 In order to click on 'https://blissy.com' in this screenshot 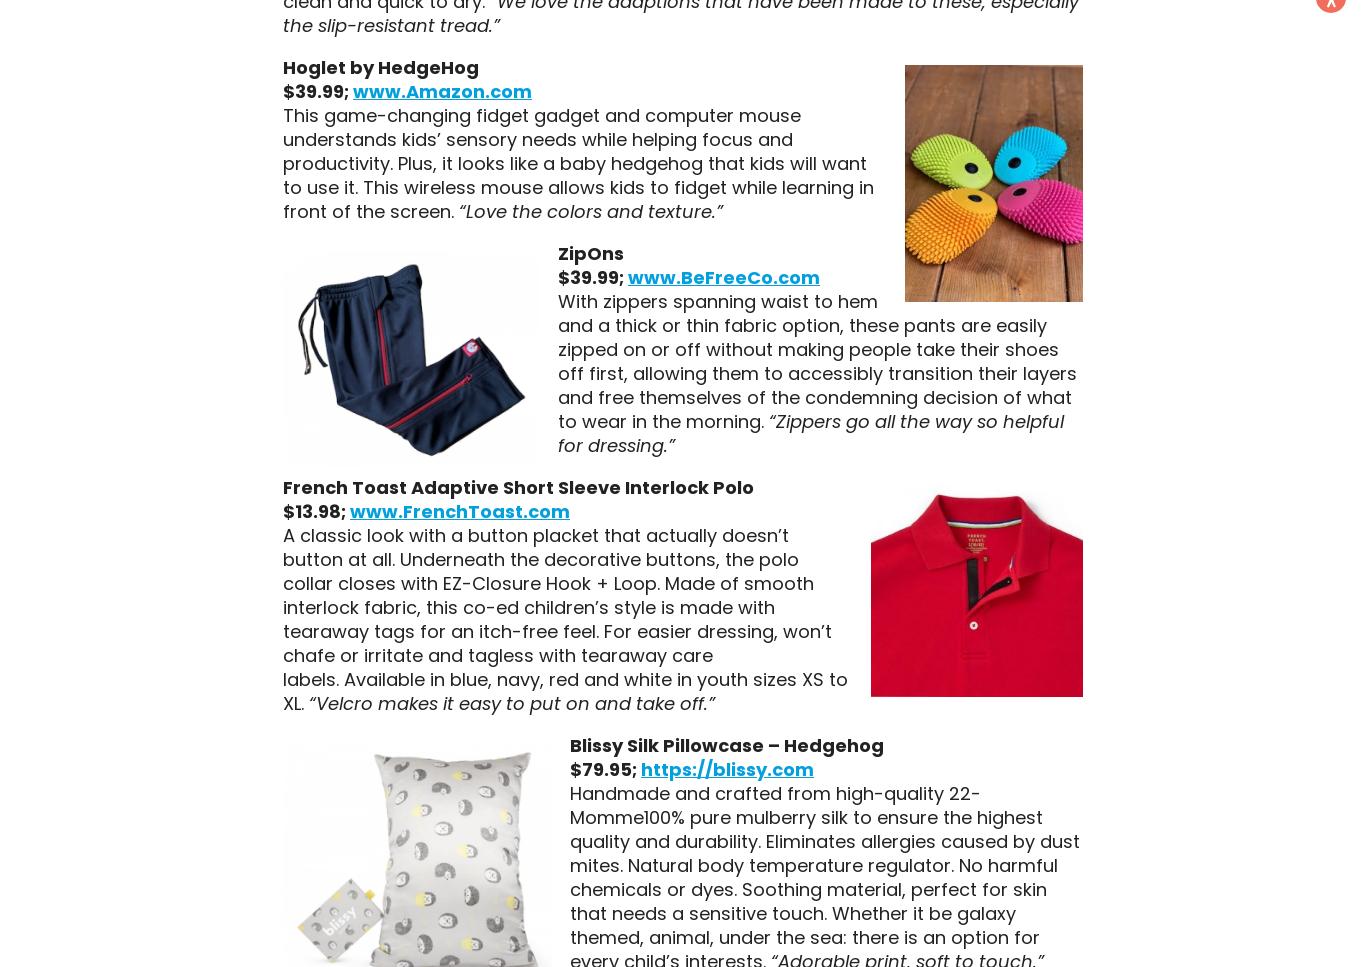, I will do `click(726, 768)`.